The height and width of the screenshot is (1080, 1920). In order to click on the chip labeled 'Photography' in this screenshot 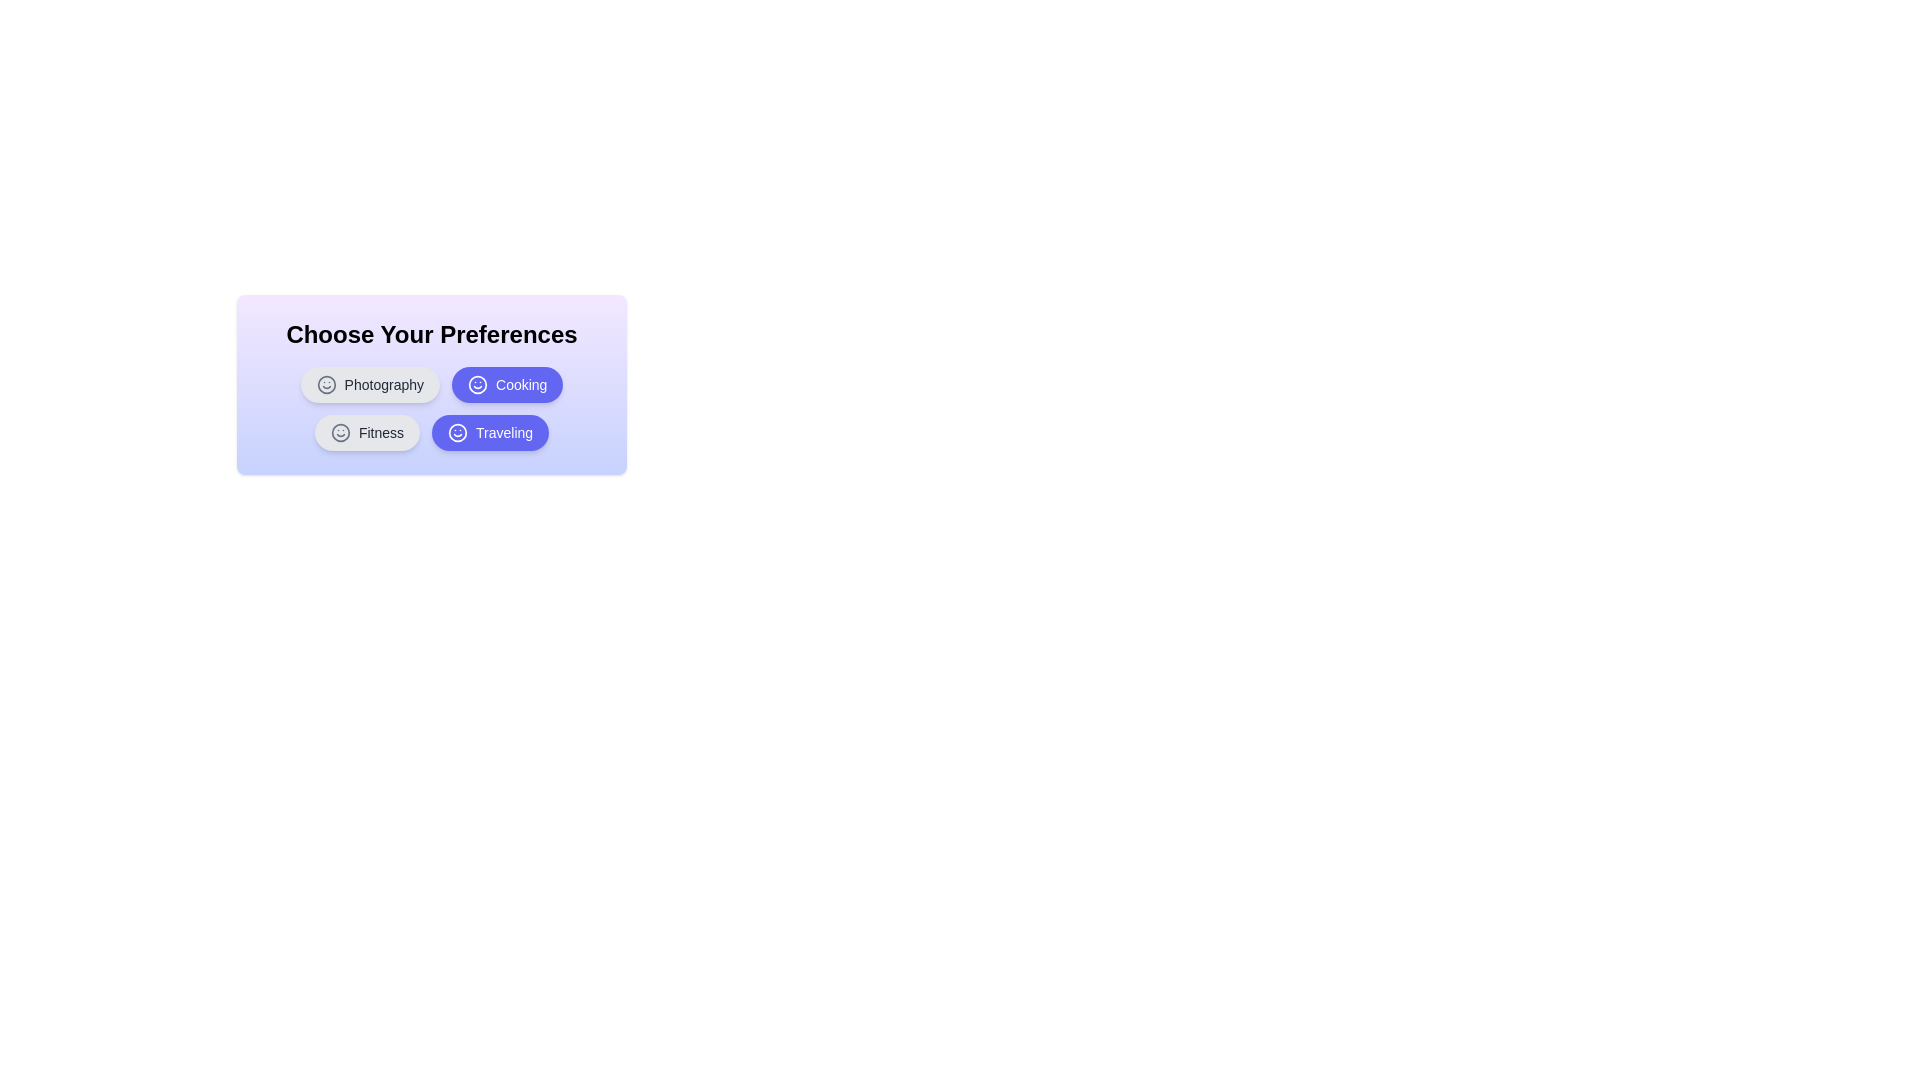, I will do `click(370, 385)`.